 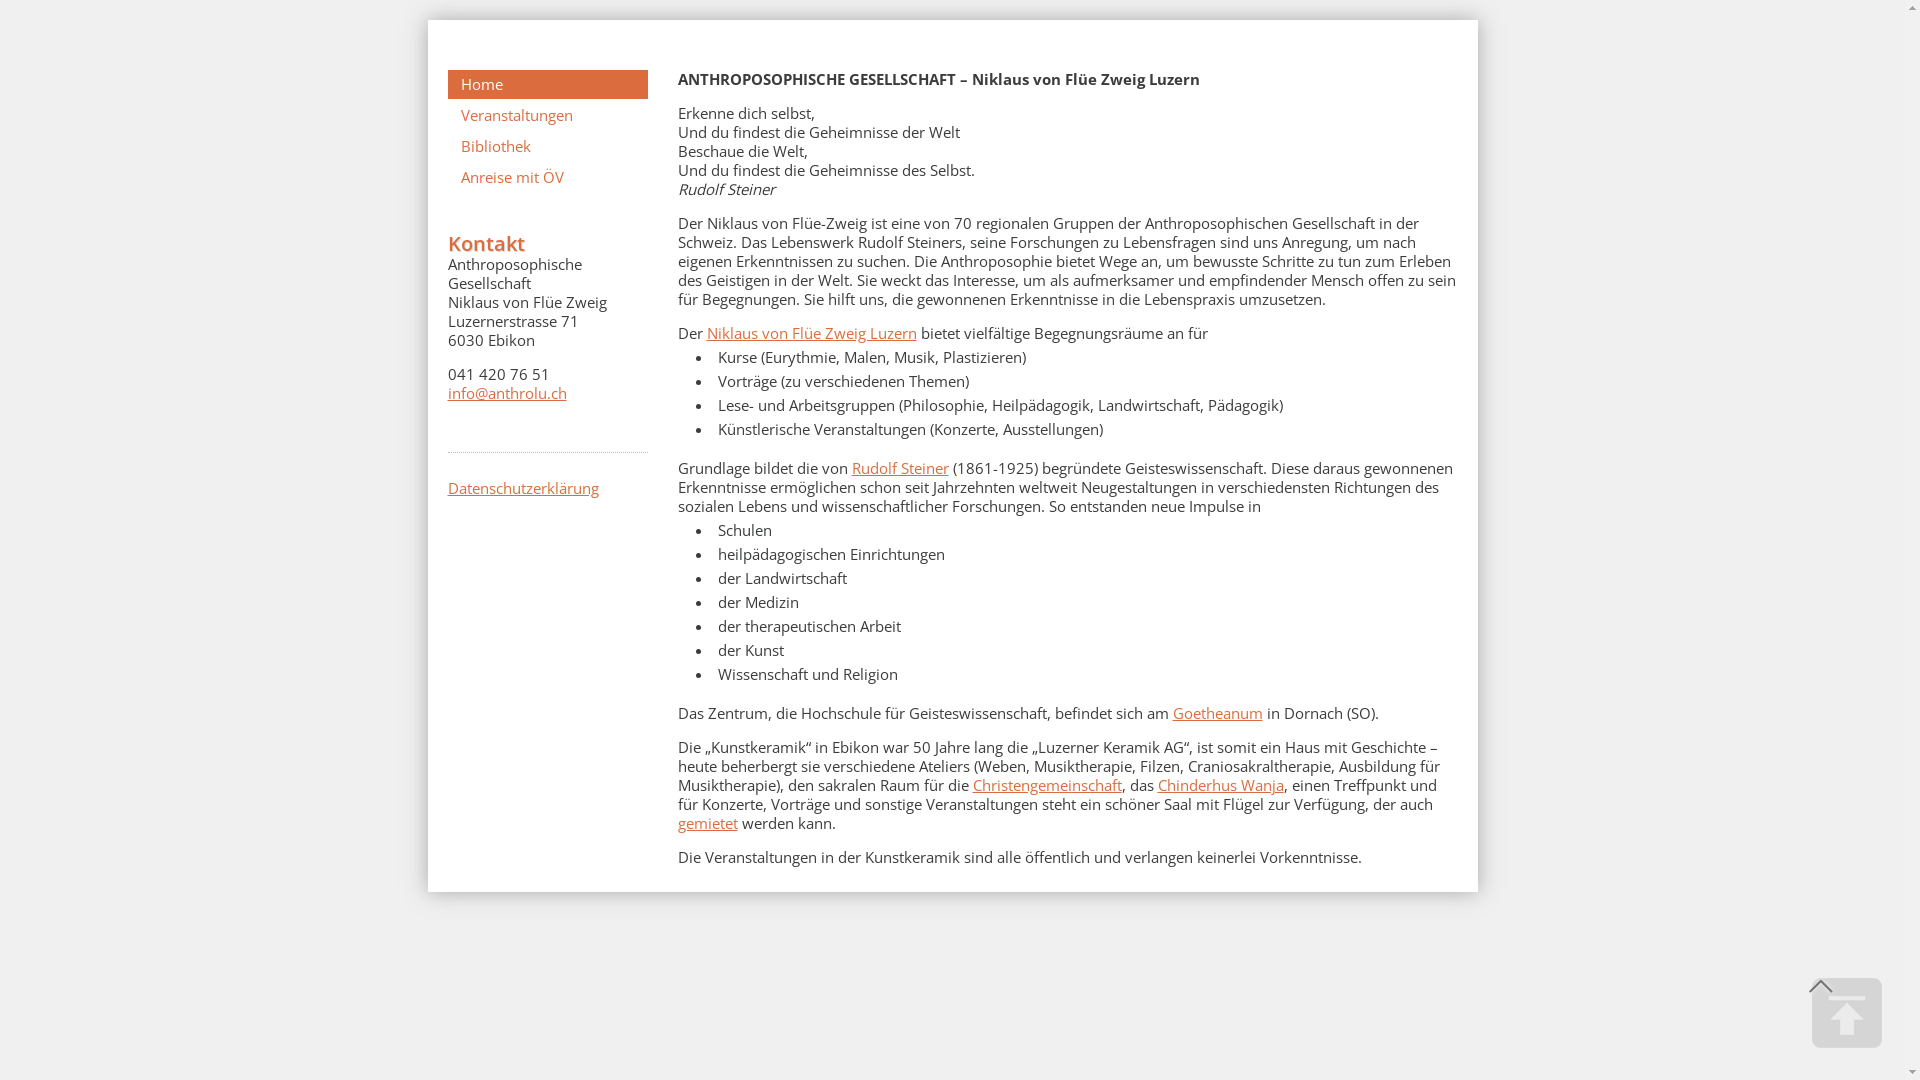 What do you see at coordinates (547, 83) in the screenshot?
I see `'Home'` at bounding box center [547, 83].